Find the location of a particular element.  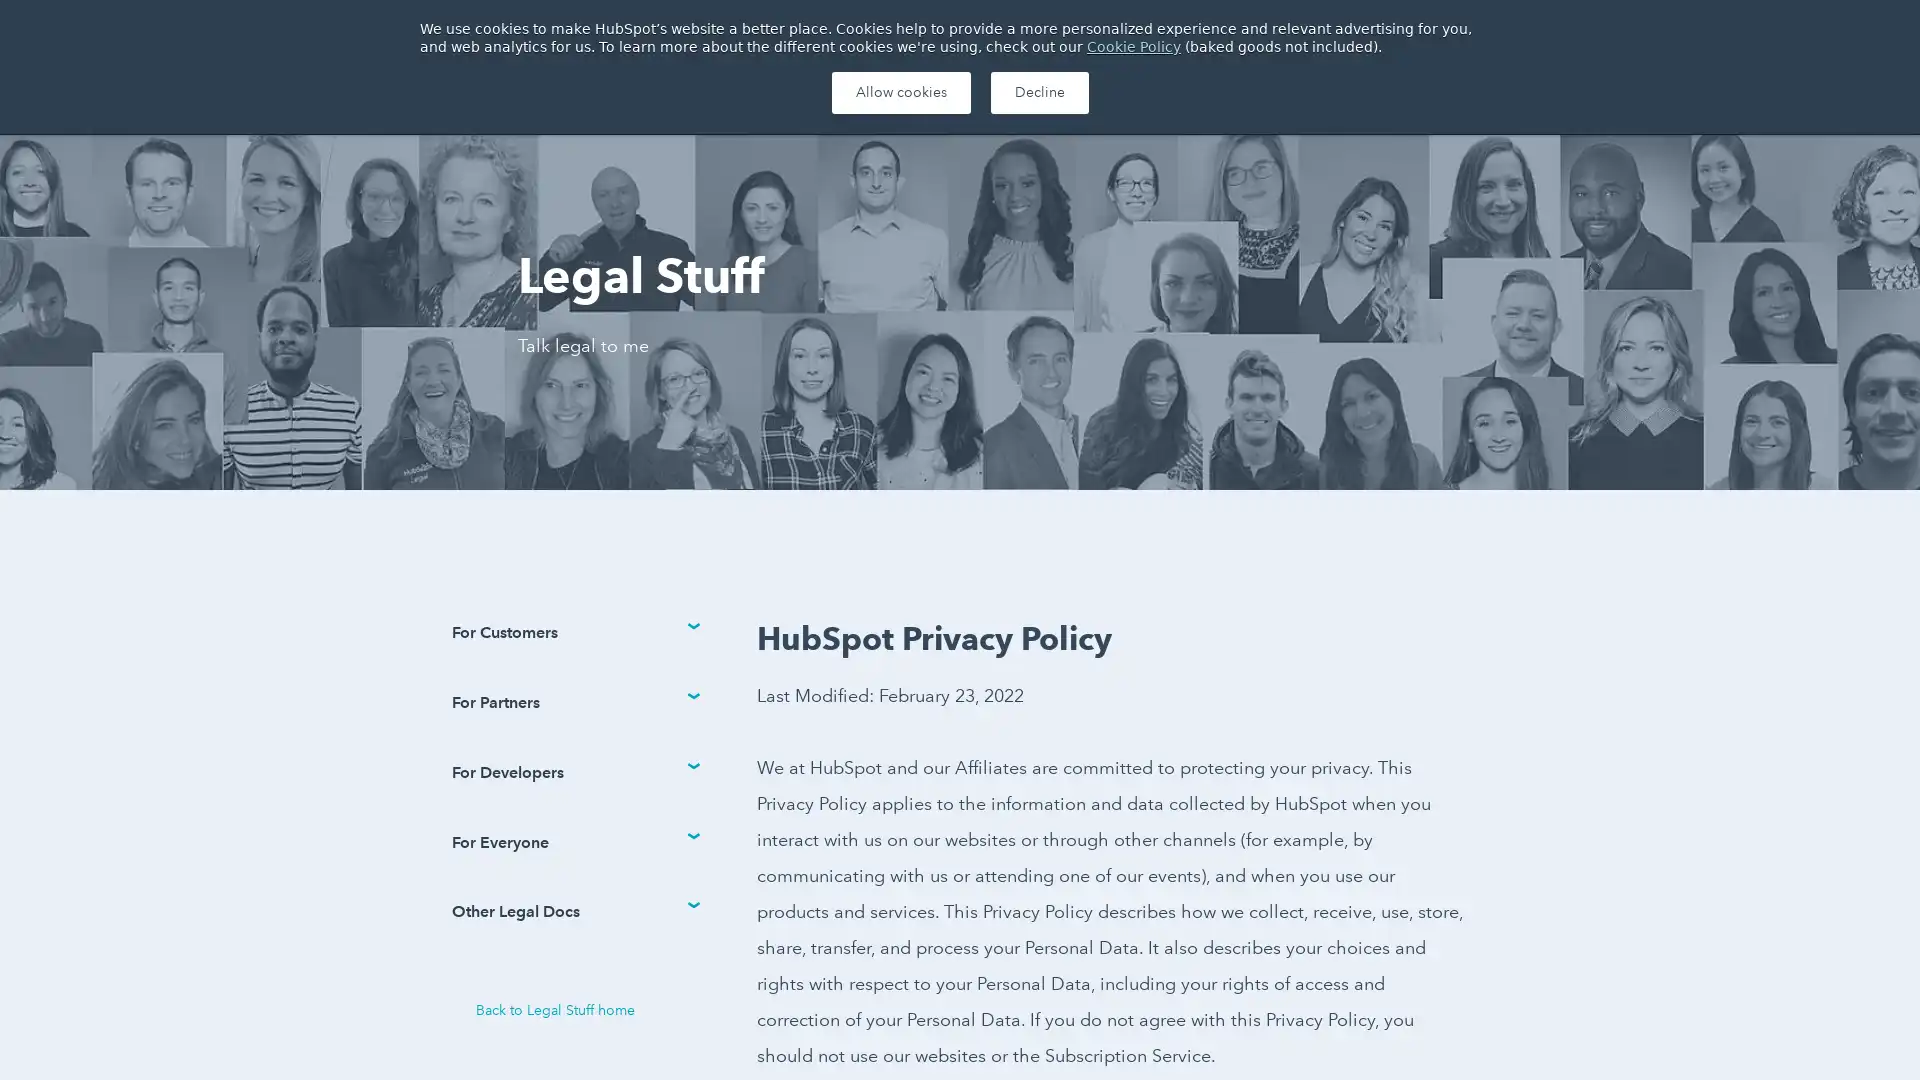

Allow cookies is located at coordinates (899, 92).